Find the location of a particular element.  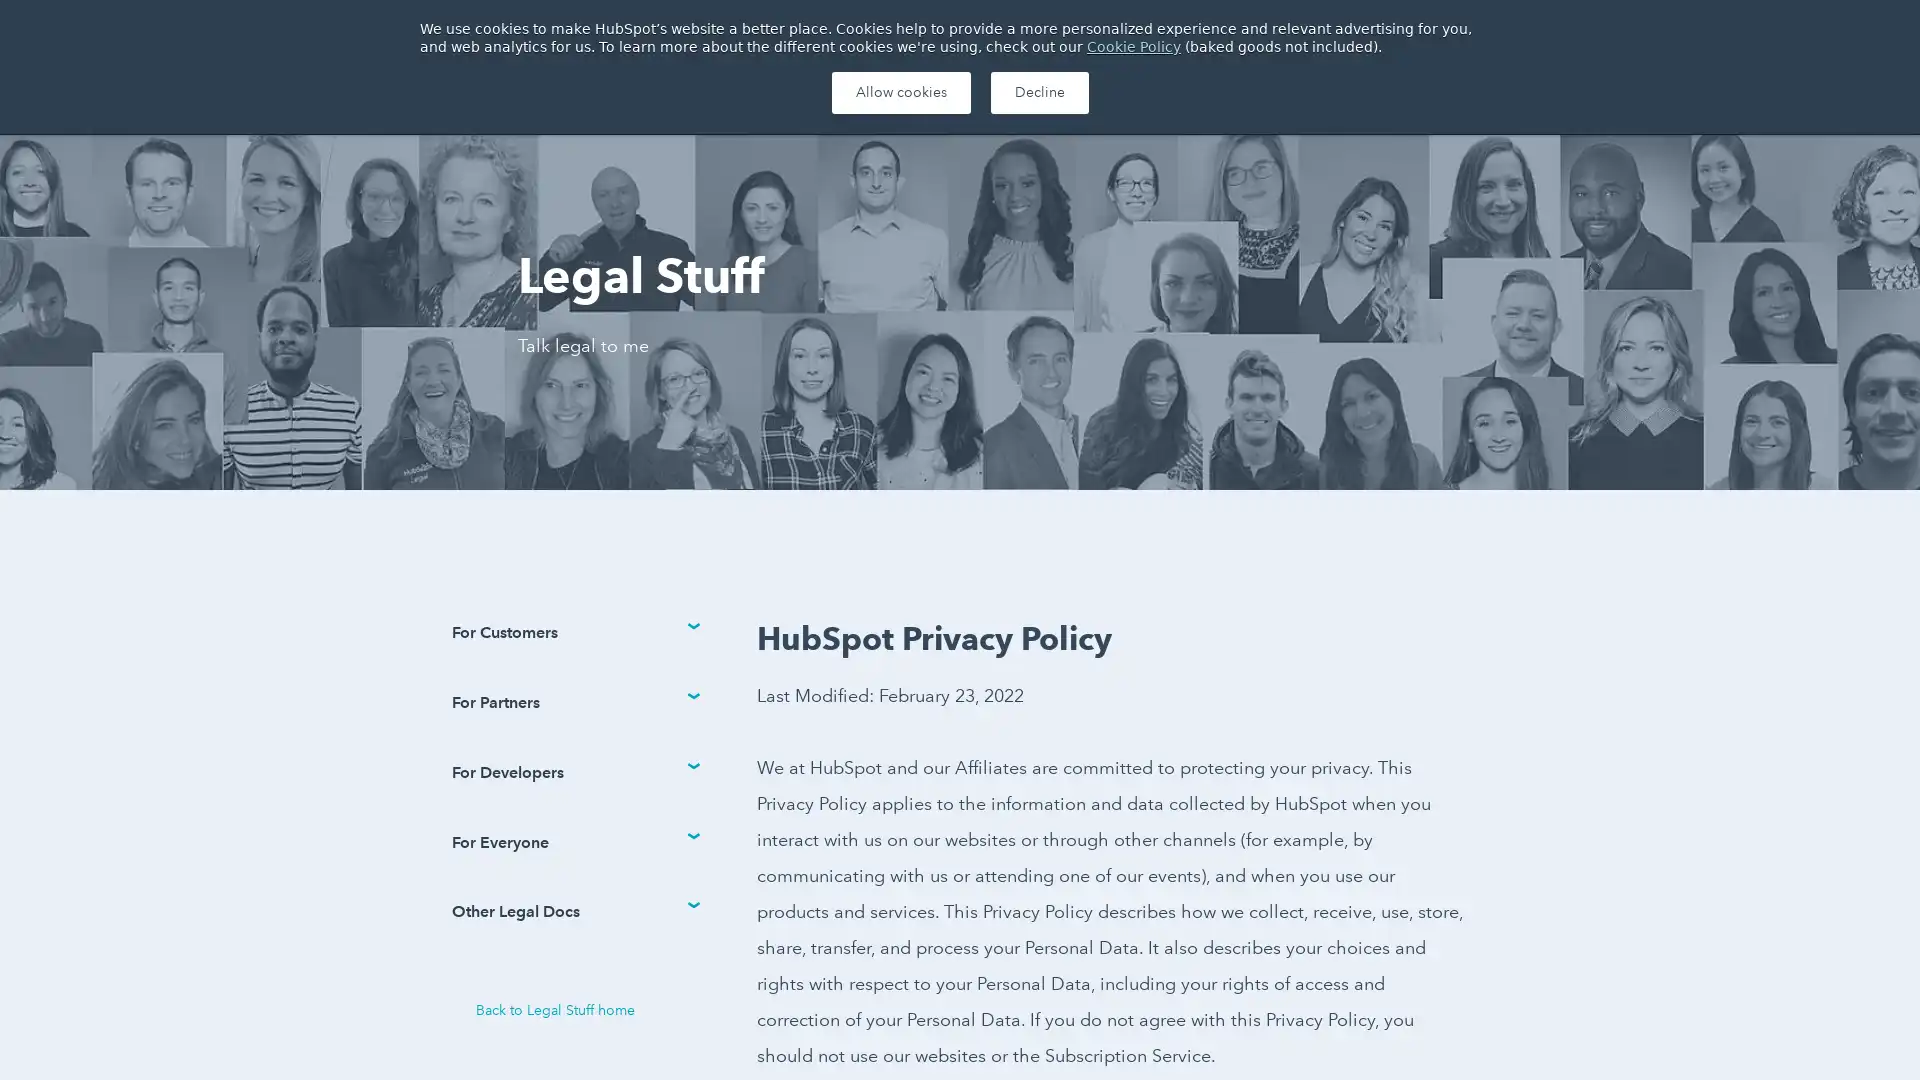

Allow cookies is located at coordinates (899, 92).